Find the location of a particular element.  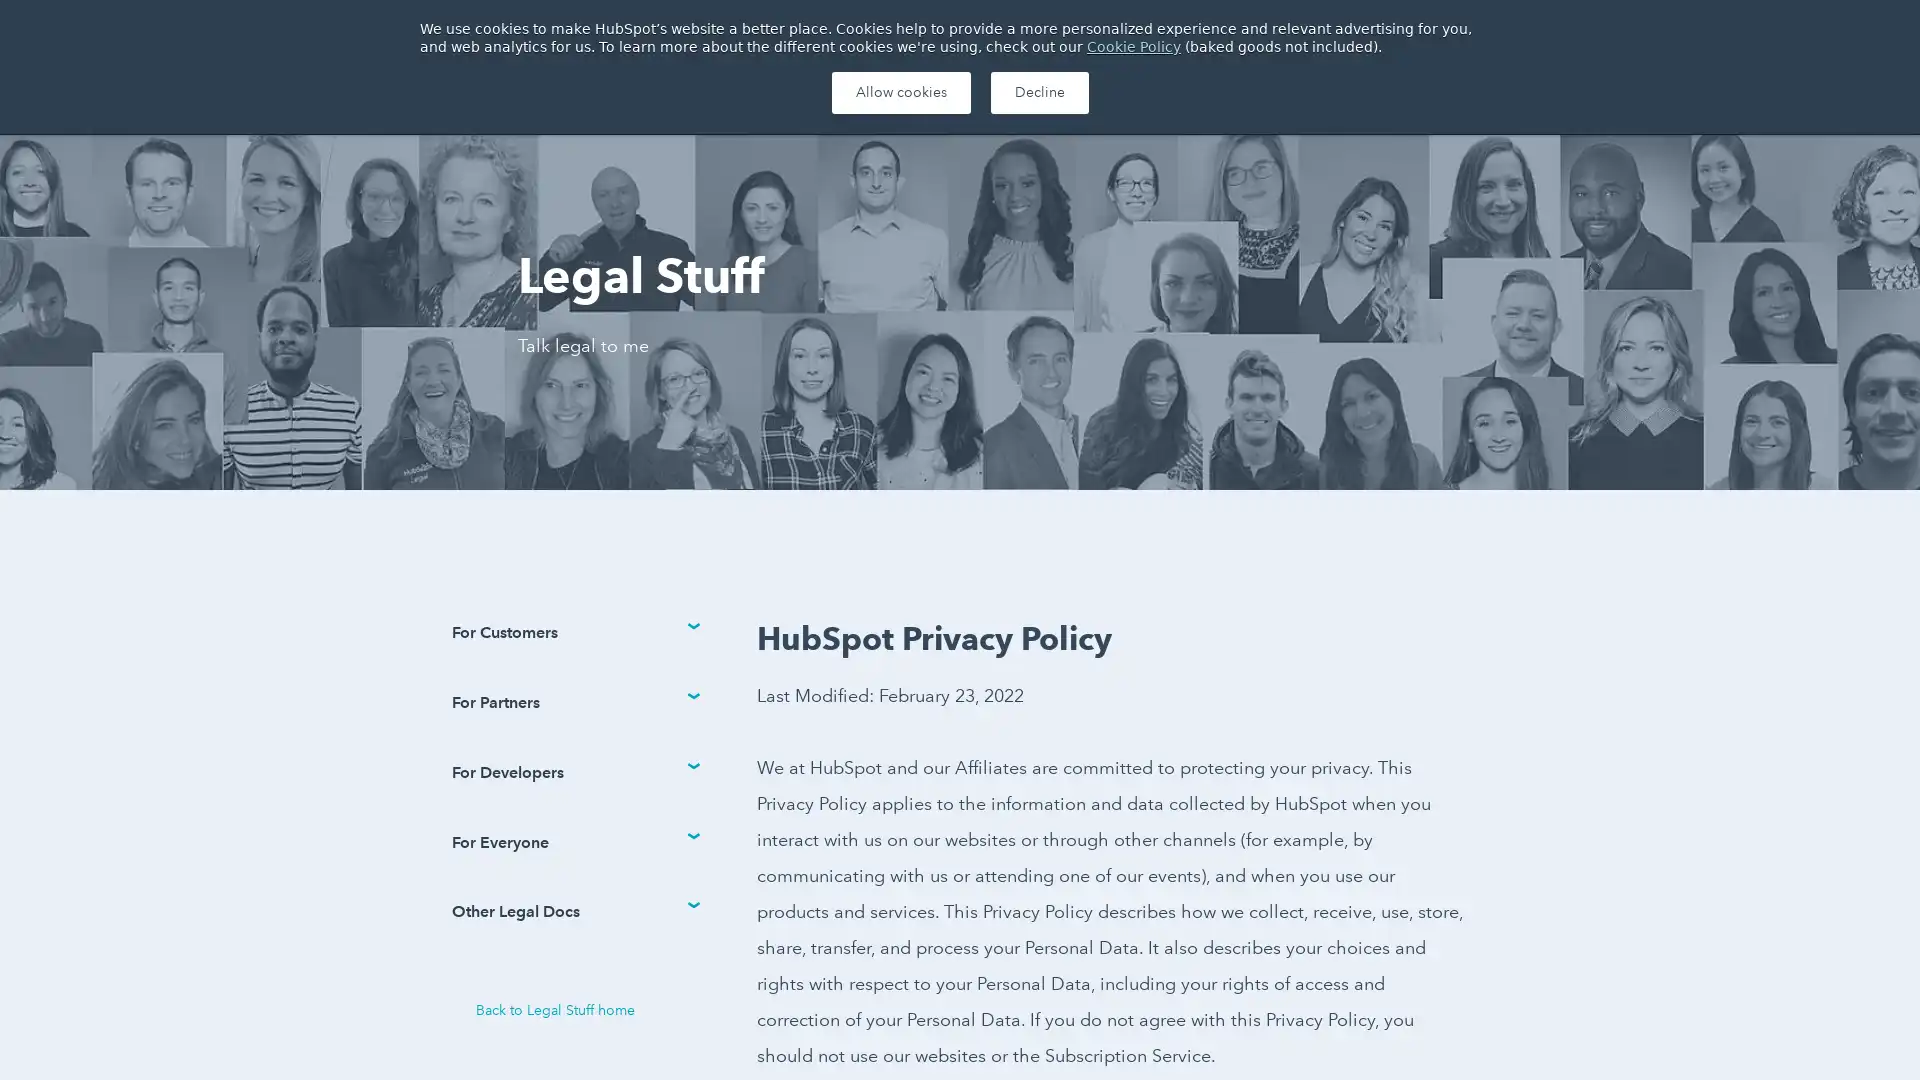

Allow cookies is located at coordinates (899, 92).